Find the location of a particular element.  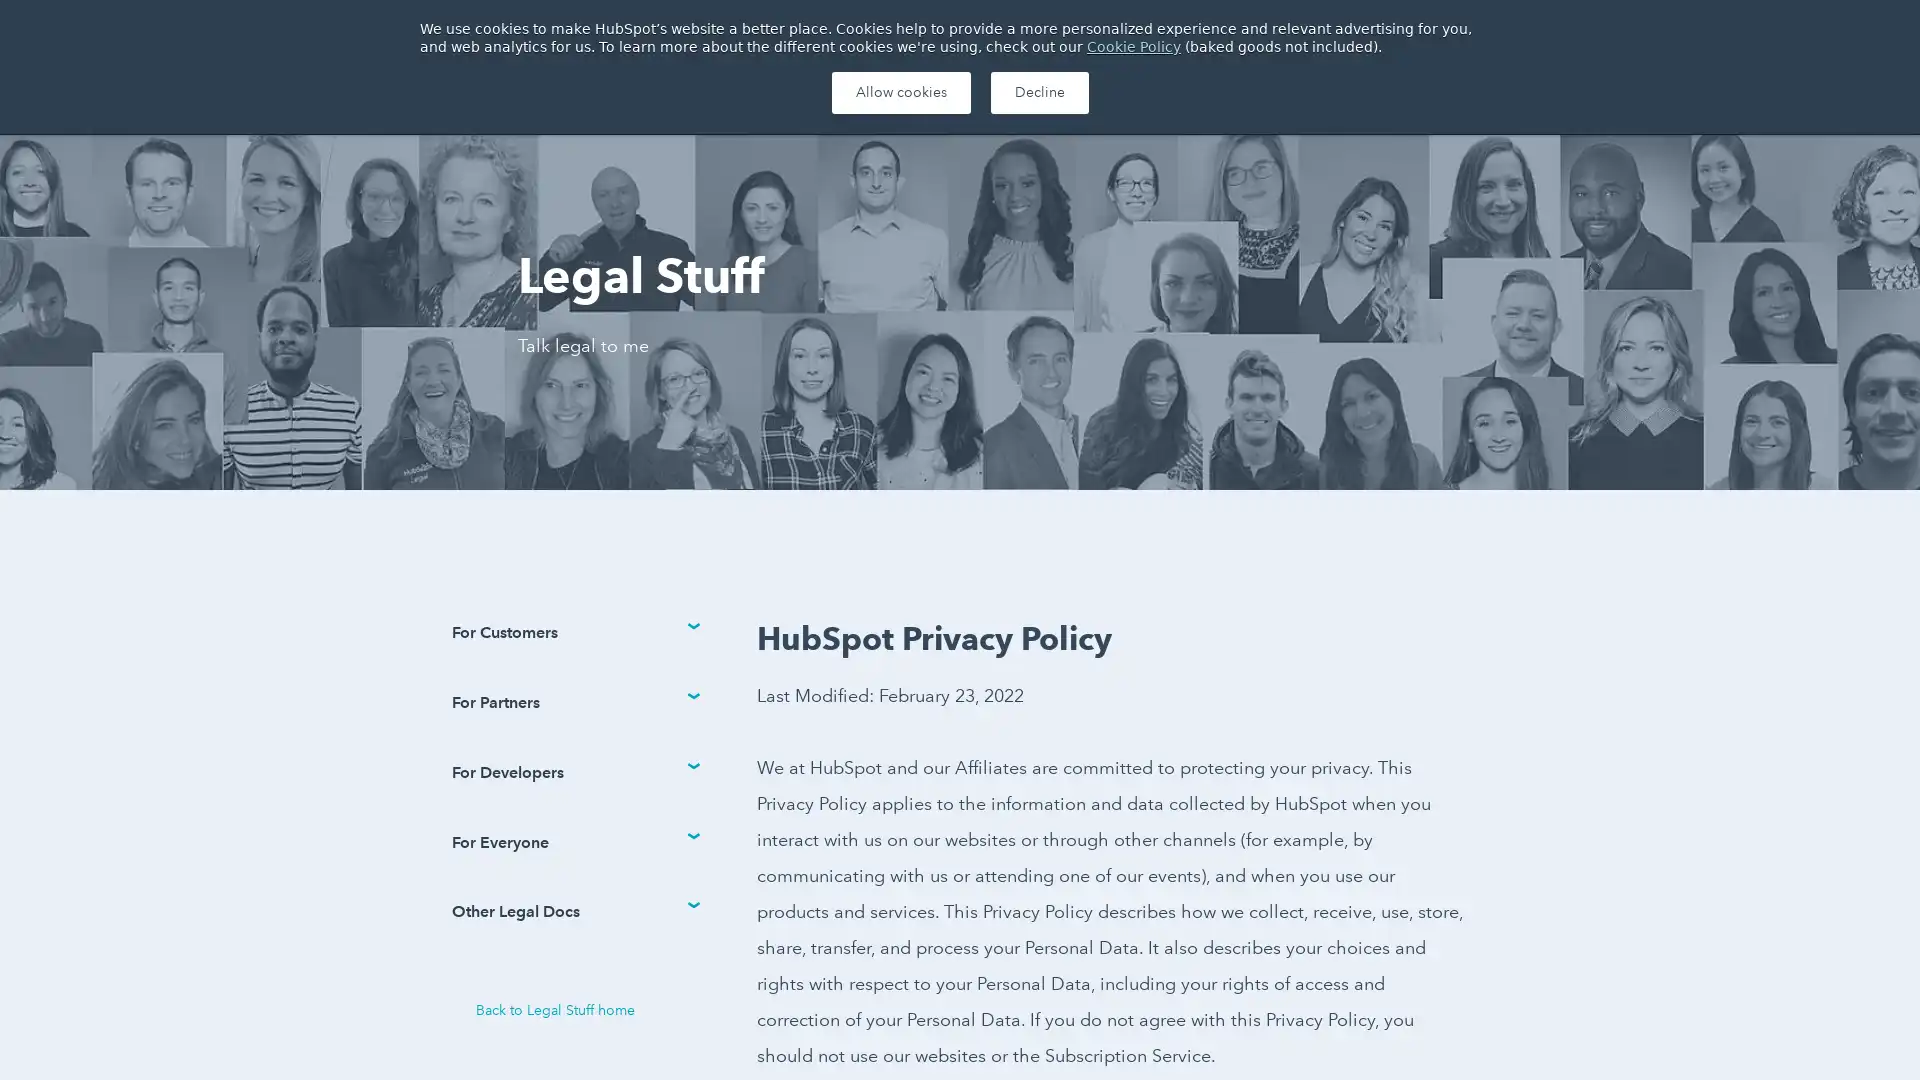

Allow cookies is located at coordinates (899, 92).